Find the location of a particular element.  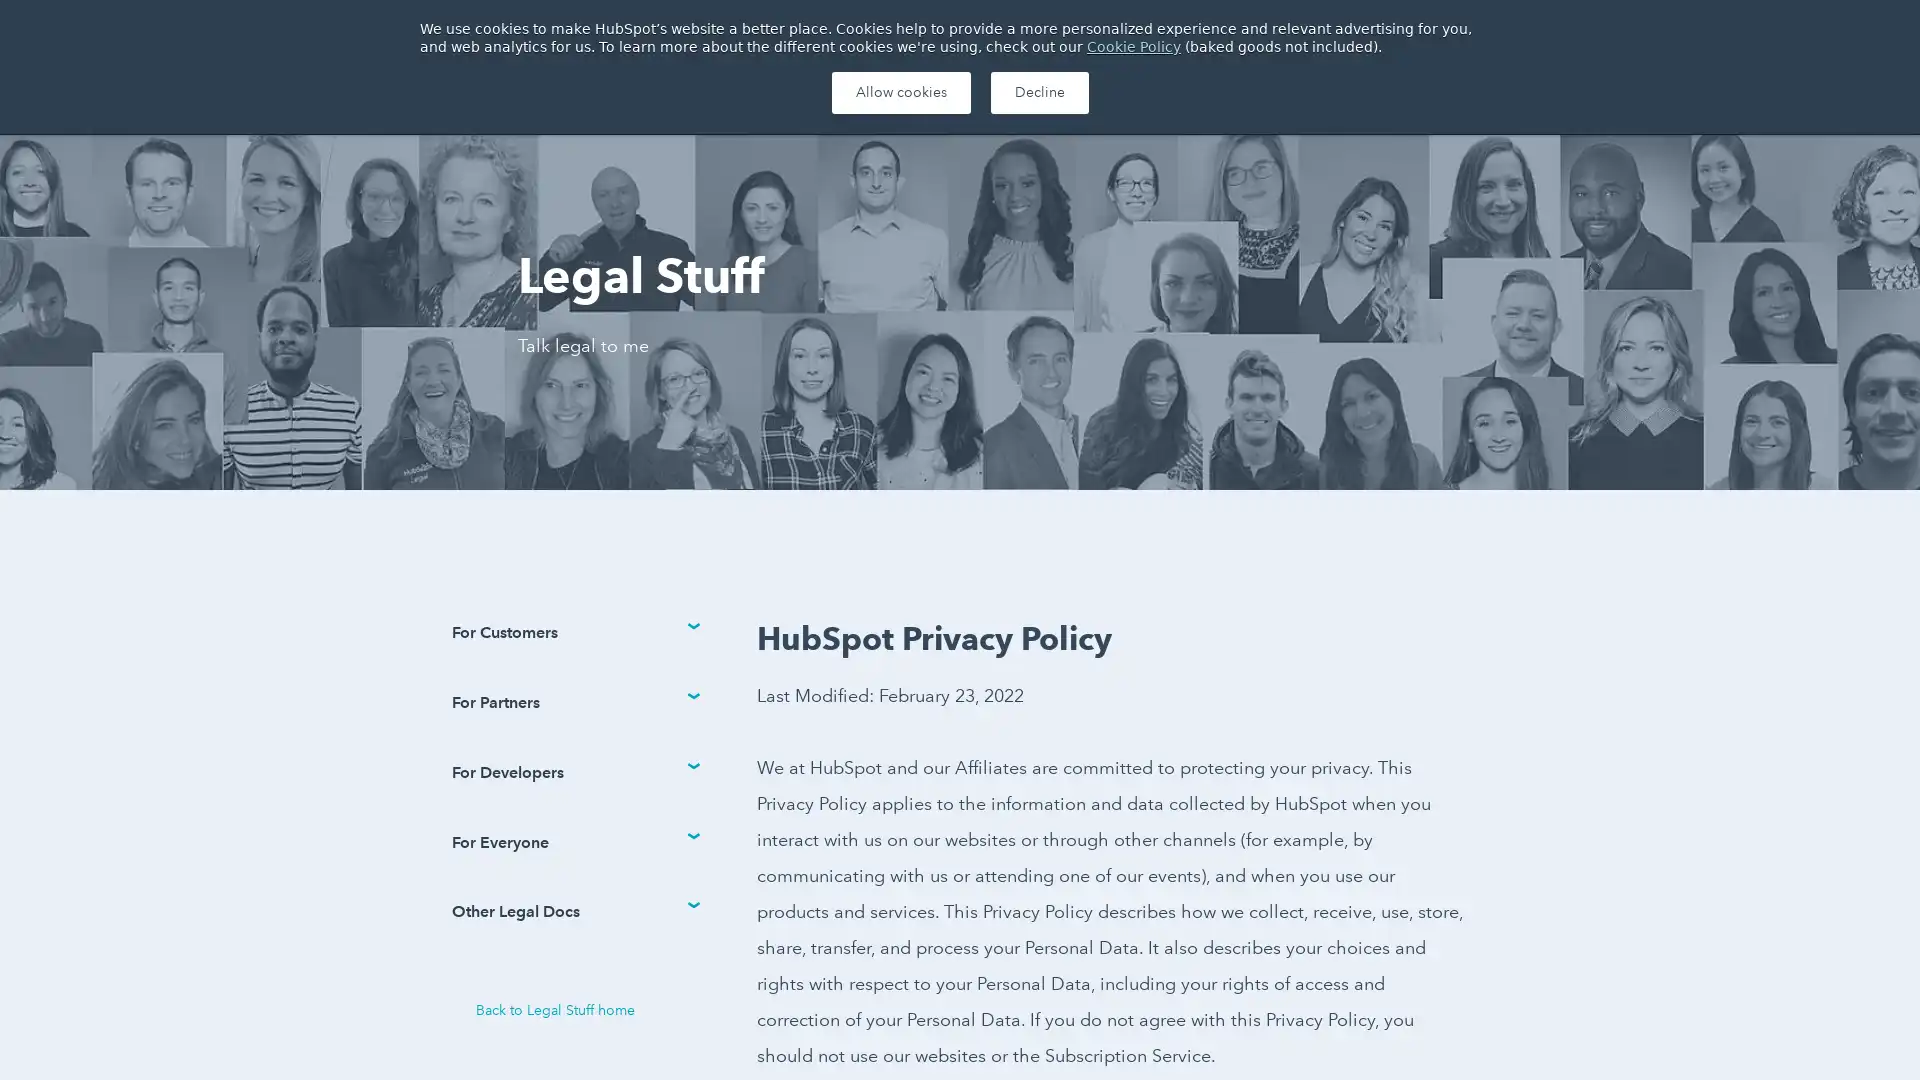

Allow cookies is located at coordinates (899, 92).